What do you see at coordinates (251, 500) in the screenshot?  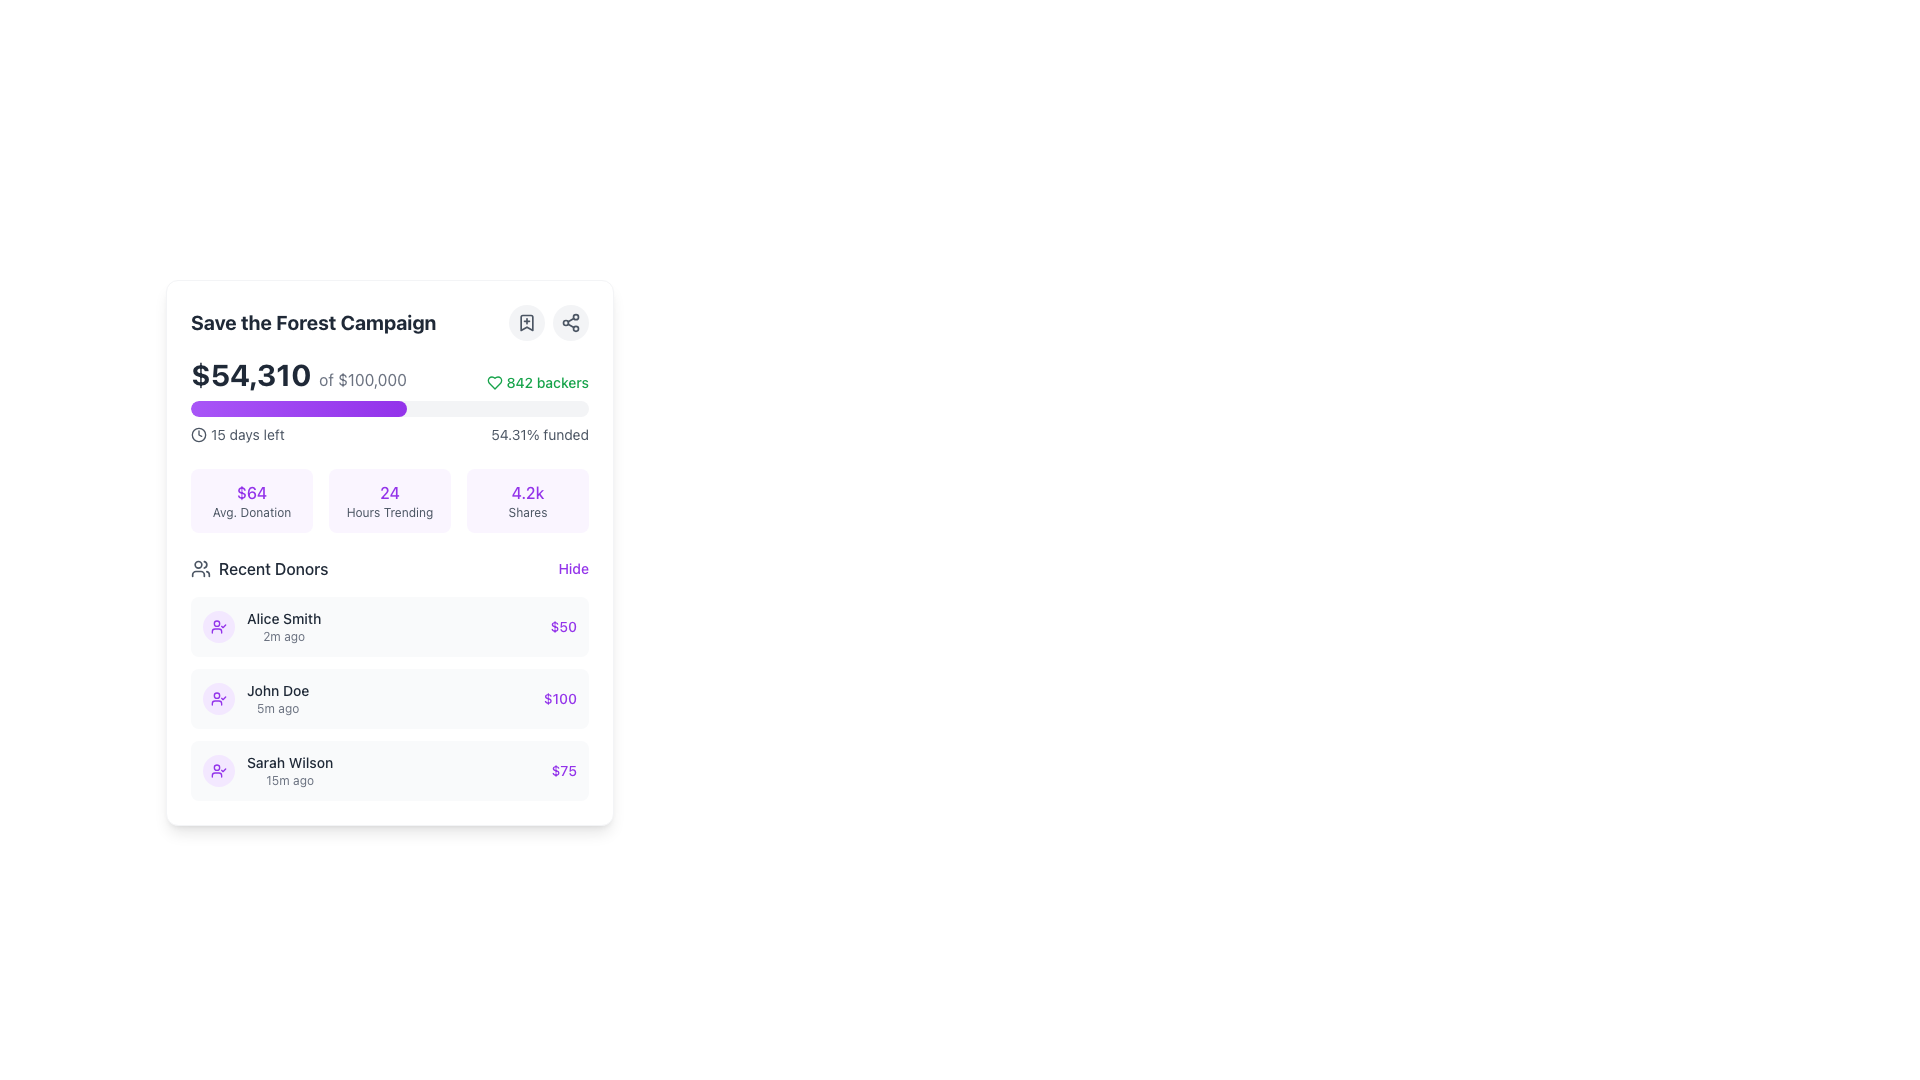 I see `the rectangular card with a light purple background displaying '$64' and 'Avg. Donation', which is the first card in the grid layout` at bounding box center [251, 500].